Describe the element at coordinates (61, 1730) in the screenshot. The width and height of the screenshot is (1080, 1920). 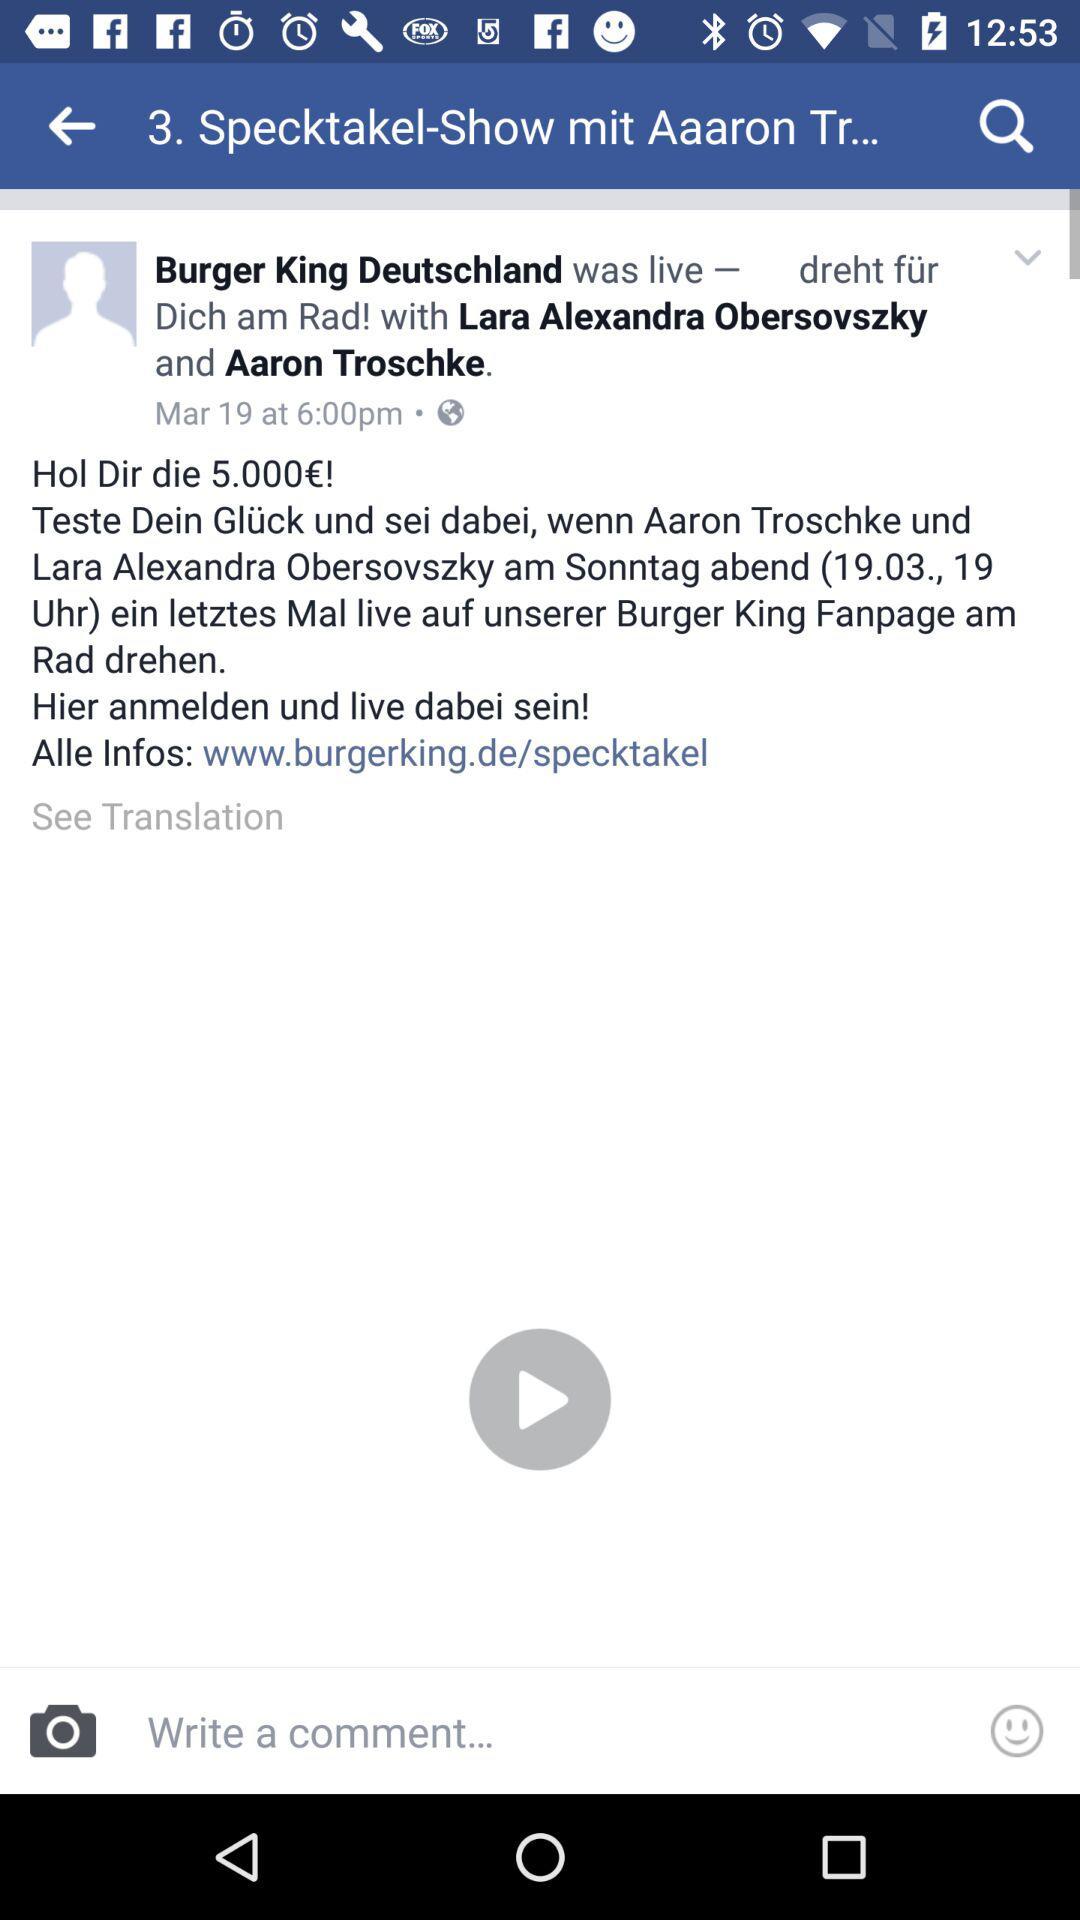
I see `the photo icon` at that location.